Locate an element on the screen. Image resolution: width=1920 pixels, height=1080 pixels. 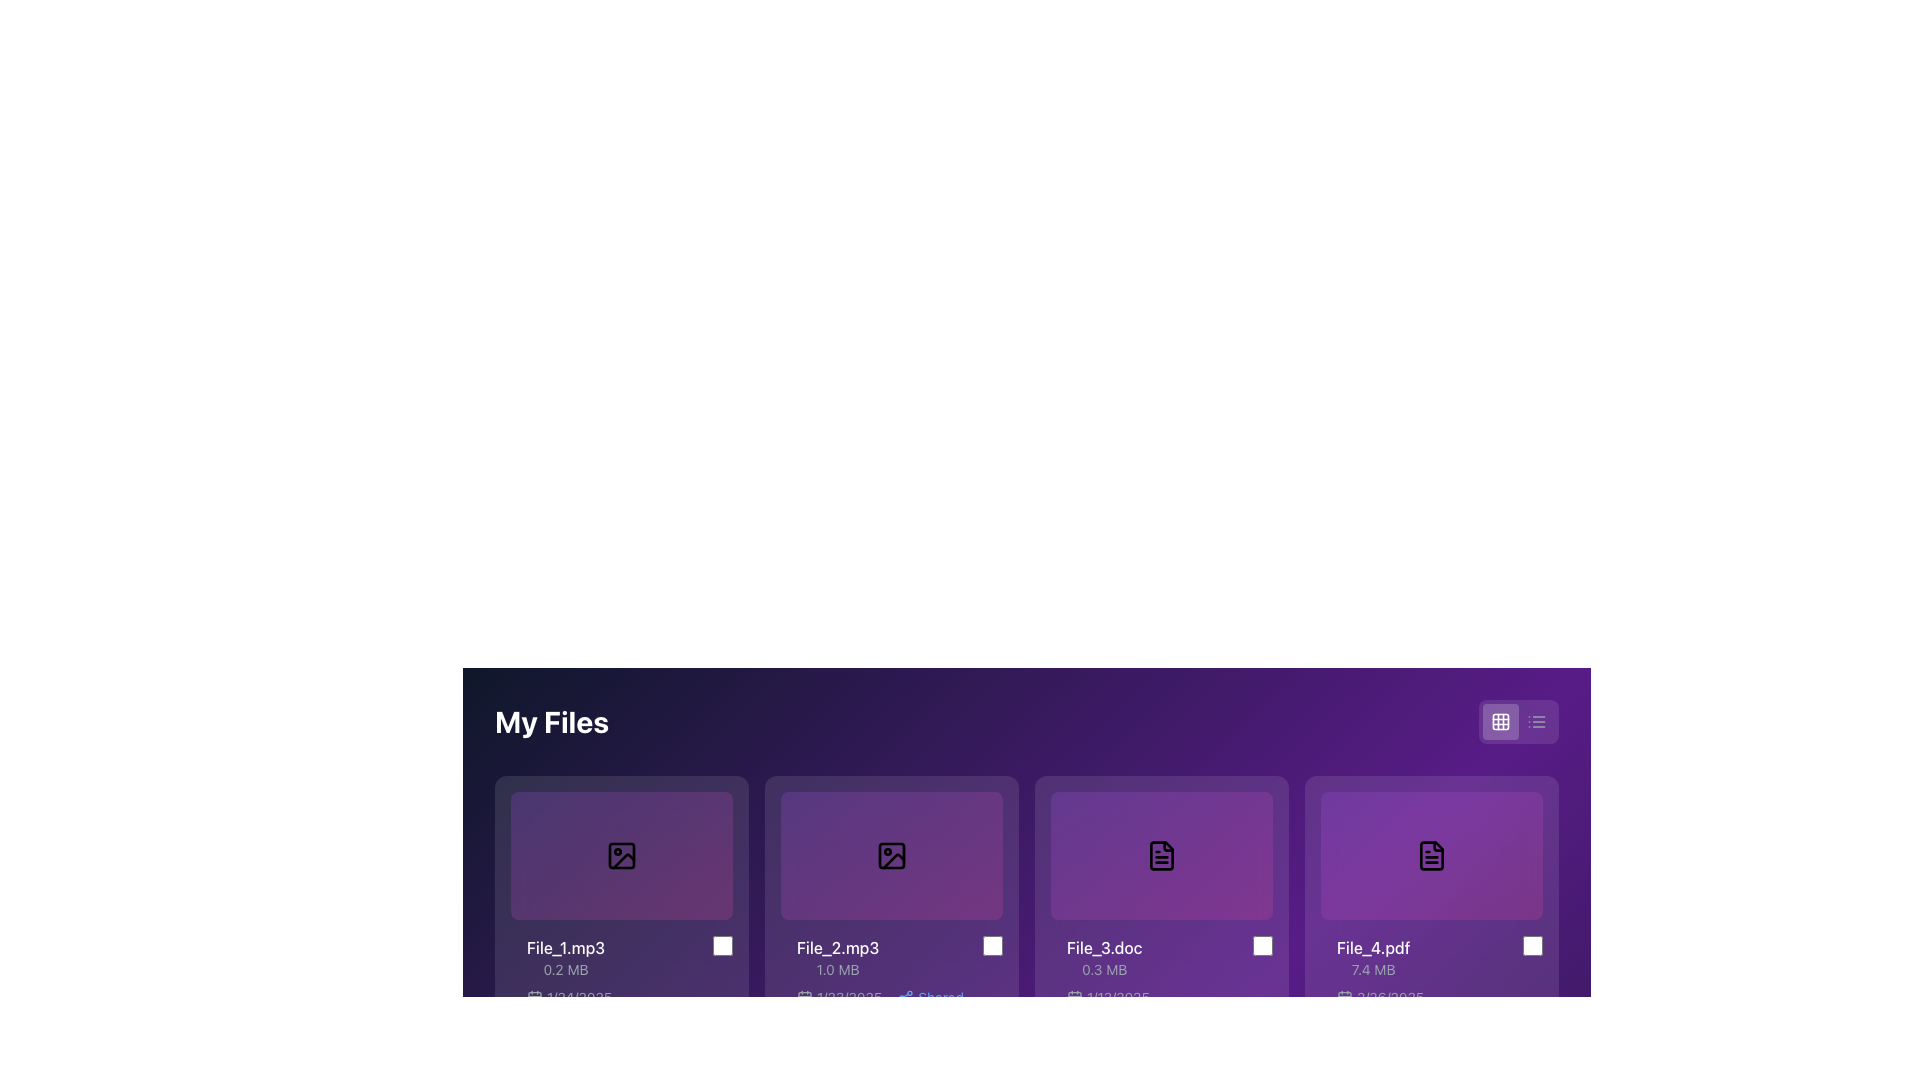
the Text Label displaying the date followed by the word 'Shared' below the file information for 'File_2.mp3' is located at coordinates (899, 998).